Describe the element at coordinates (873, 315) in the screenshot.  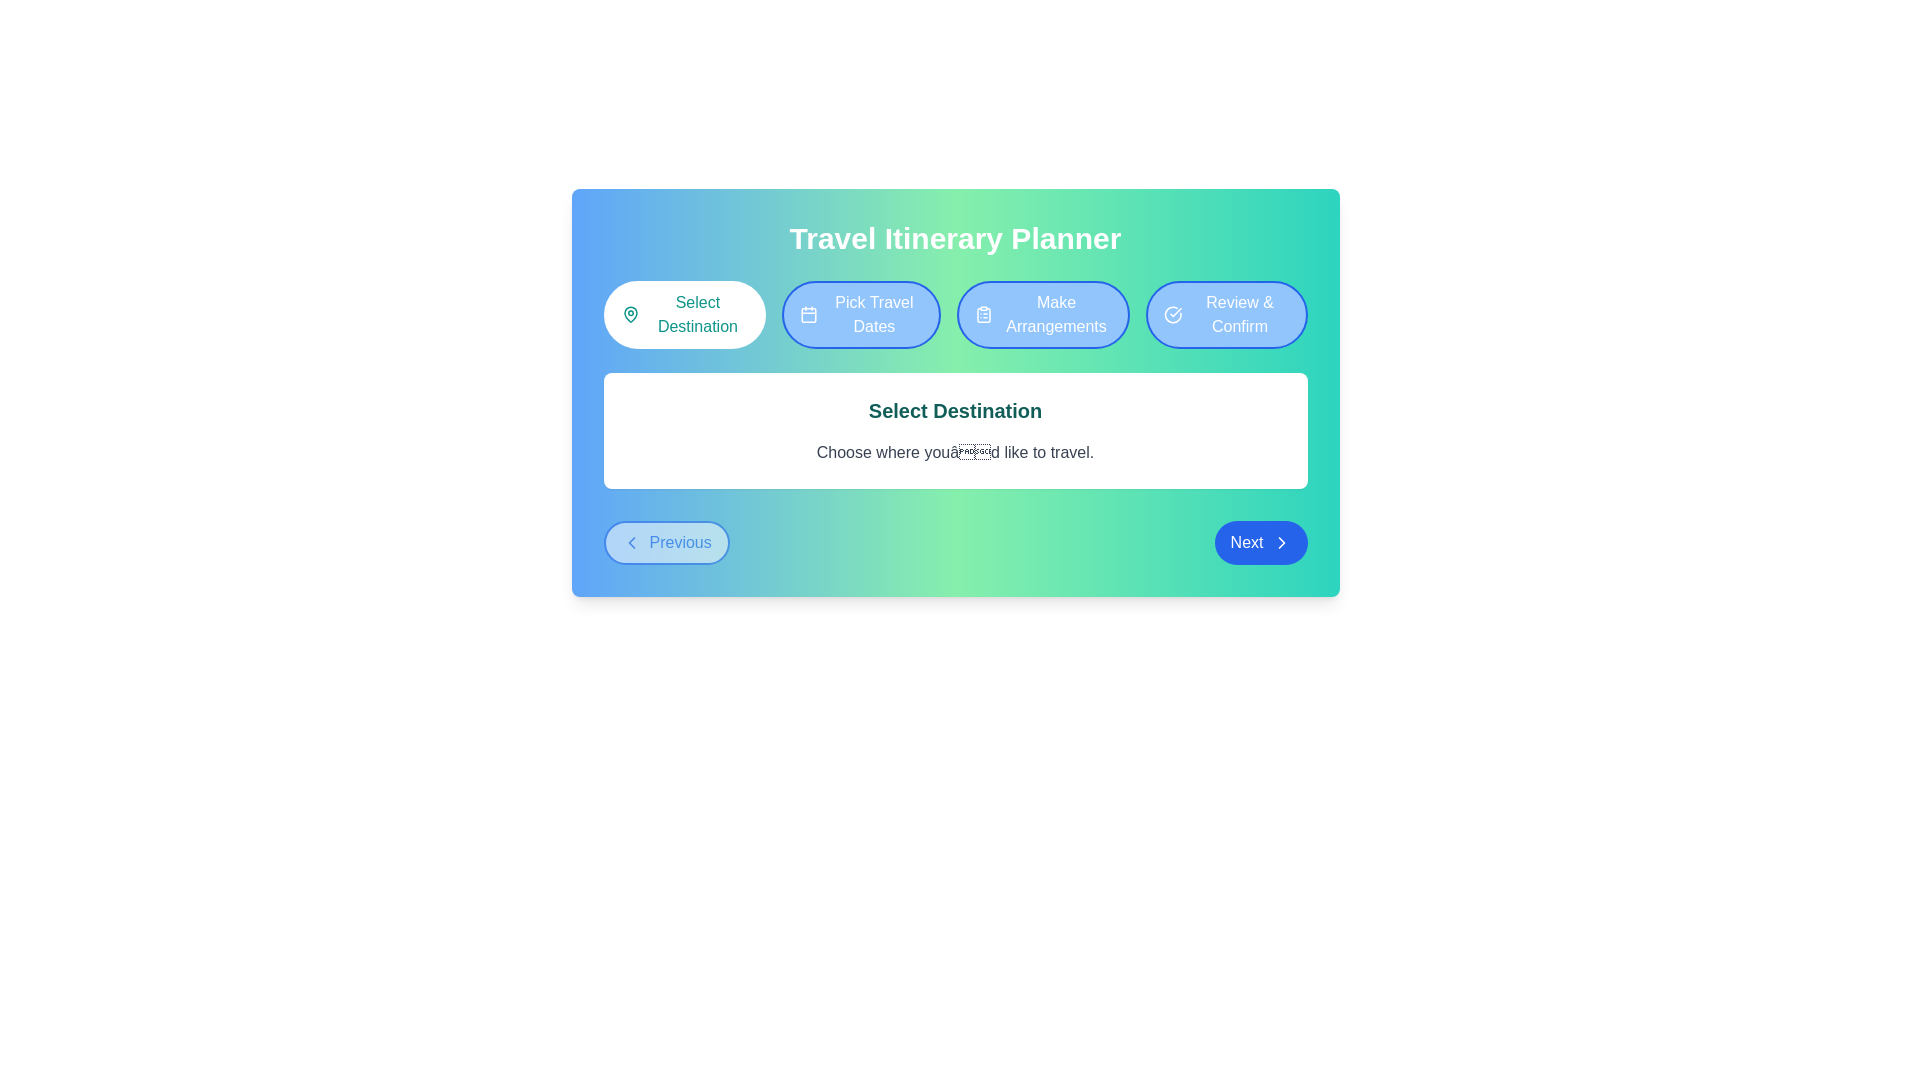
I see `the 'Pick Travel Dates' button, which is the second button in a row of four, styled with white text on a blue background and includes a calendar icon` at that location.